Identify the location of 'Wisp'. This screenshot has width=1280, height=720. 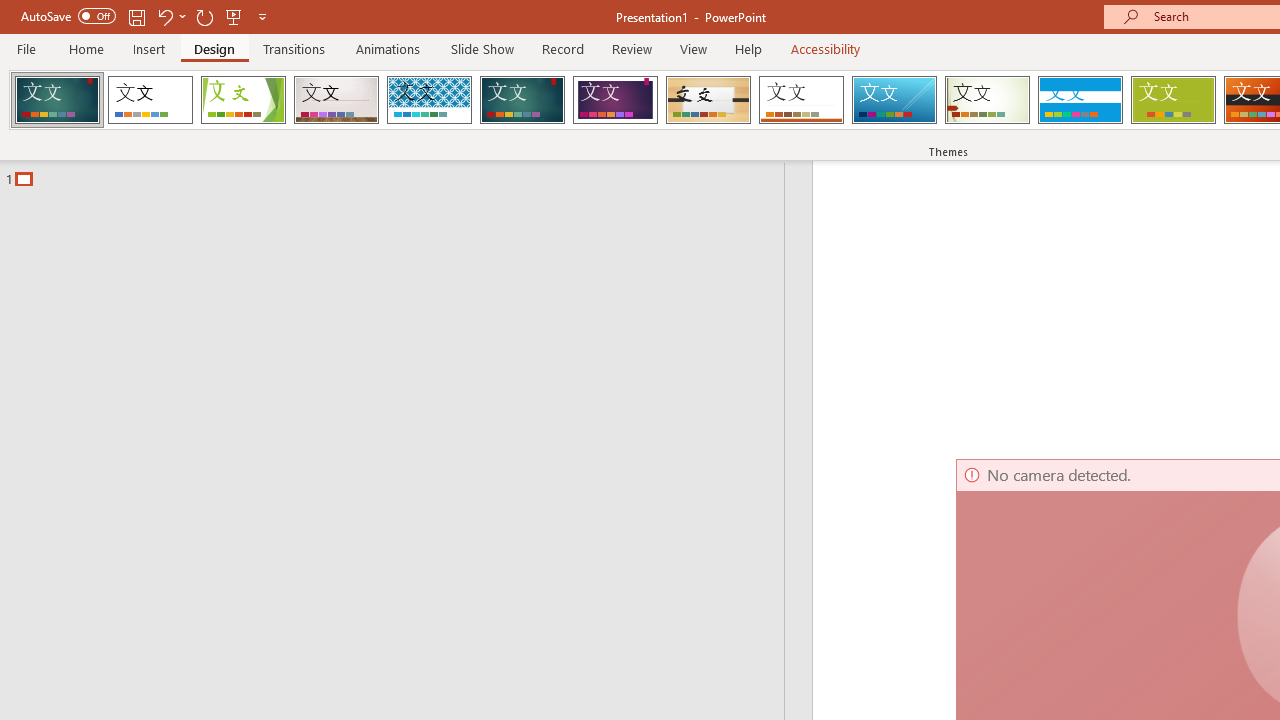
(987, 100).